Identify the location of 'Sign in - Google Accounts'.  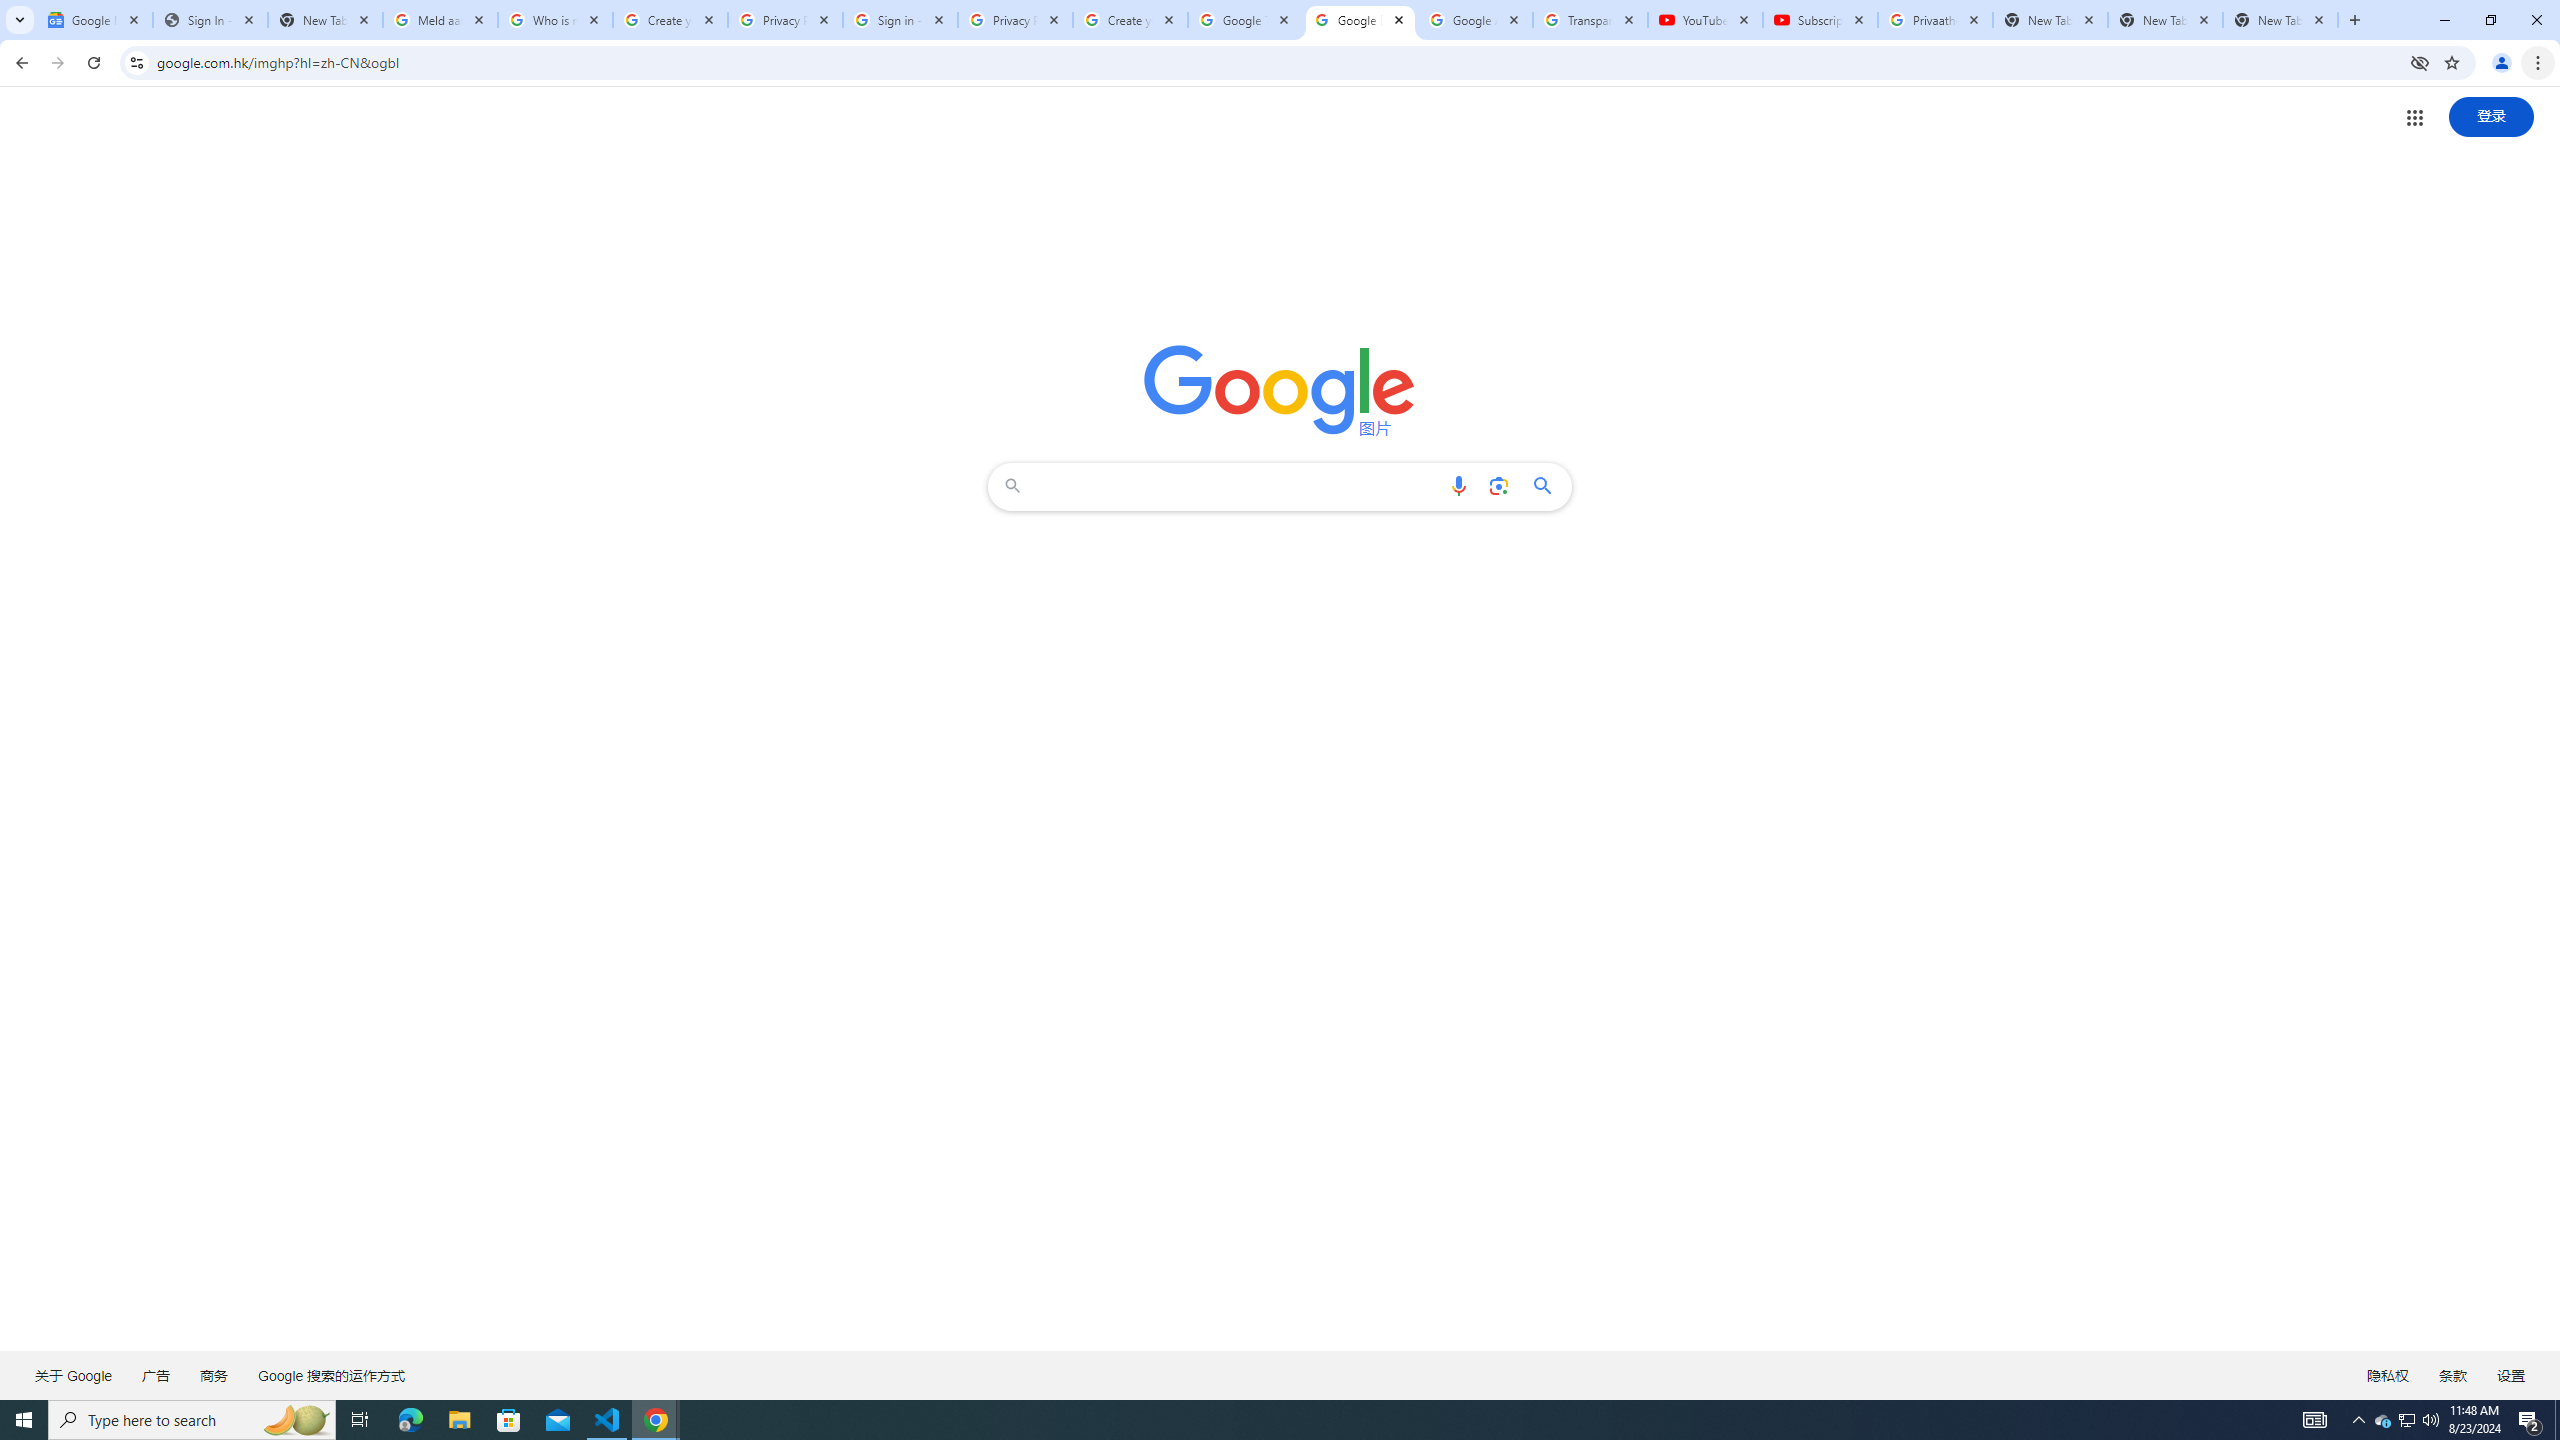
(900, 19).